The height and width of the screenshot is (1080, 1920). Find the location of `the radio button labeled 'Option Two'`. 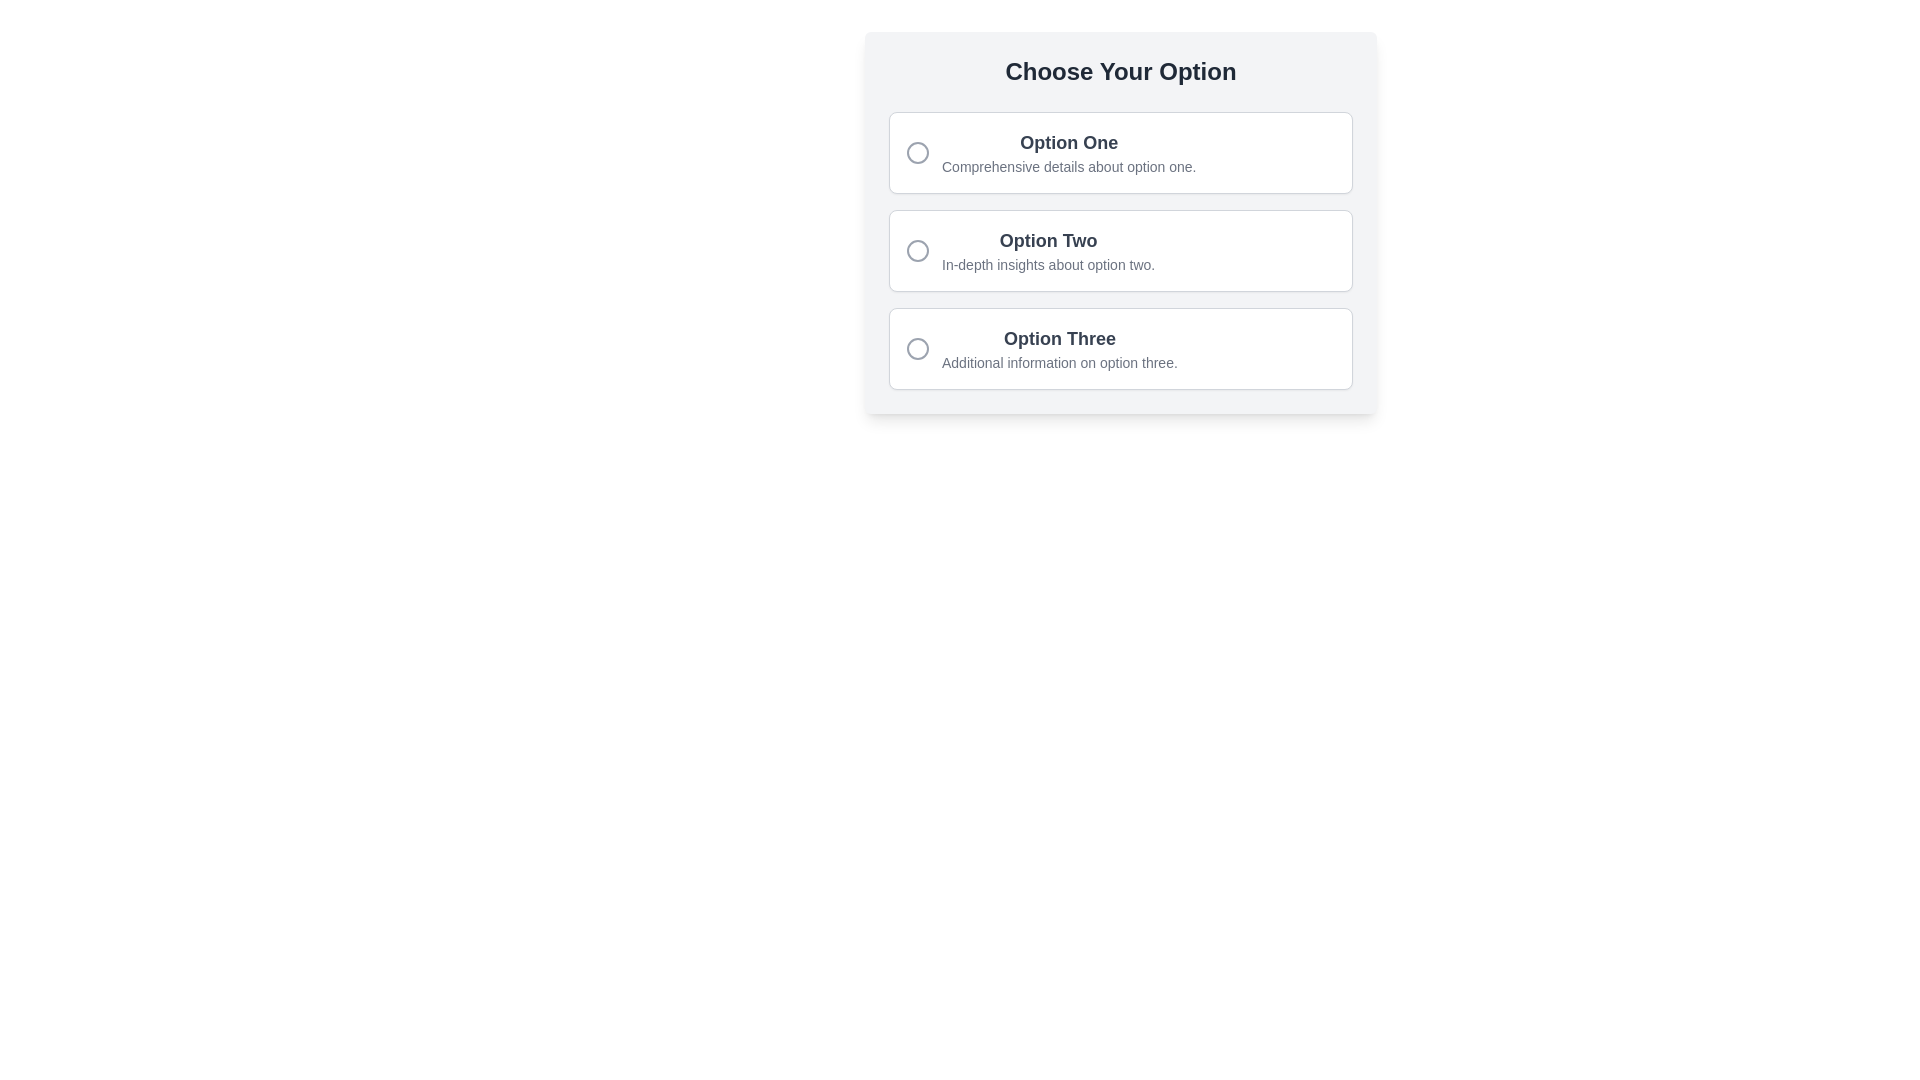

the radio button labeled 'Option Two' is located at coordinates (1121, 249).